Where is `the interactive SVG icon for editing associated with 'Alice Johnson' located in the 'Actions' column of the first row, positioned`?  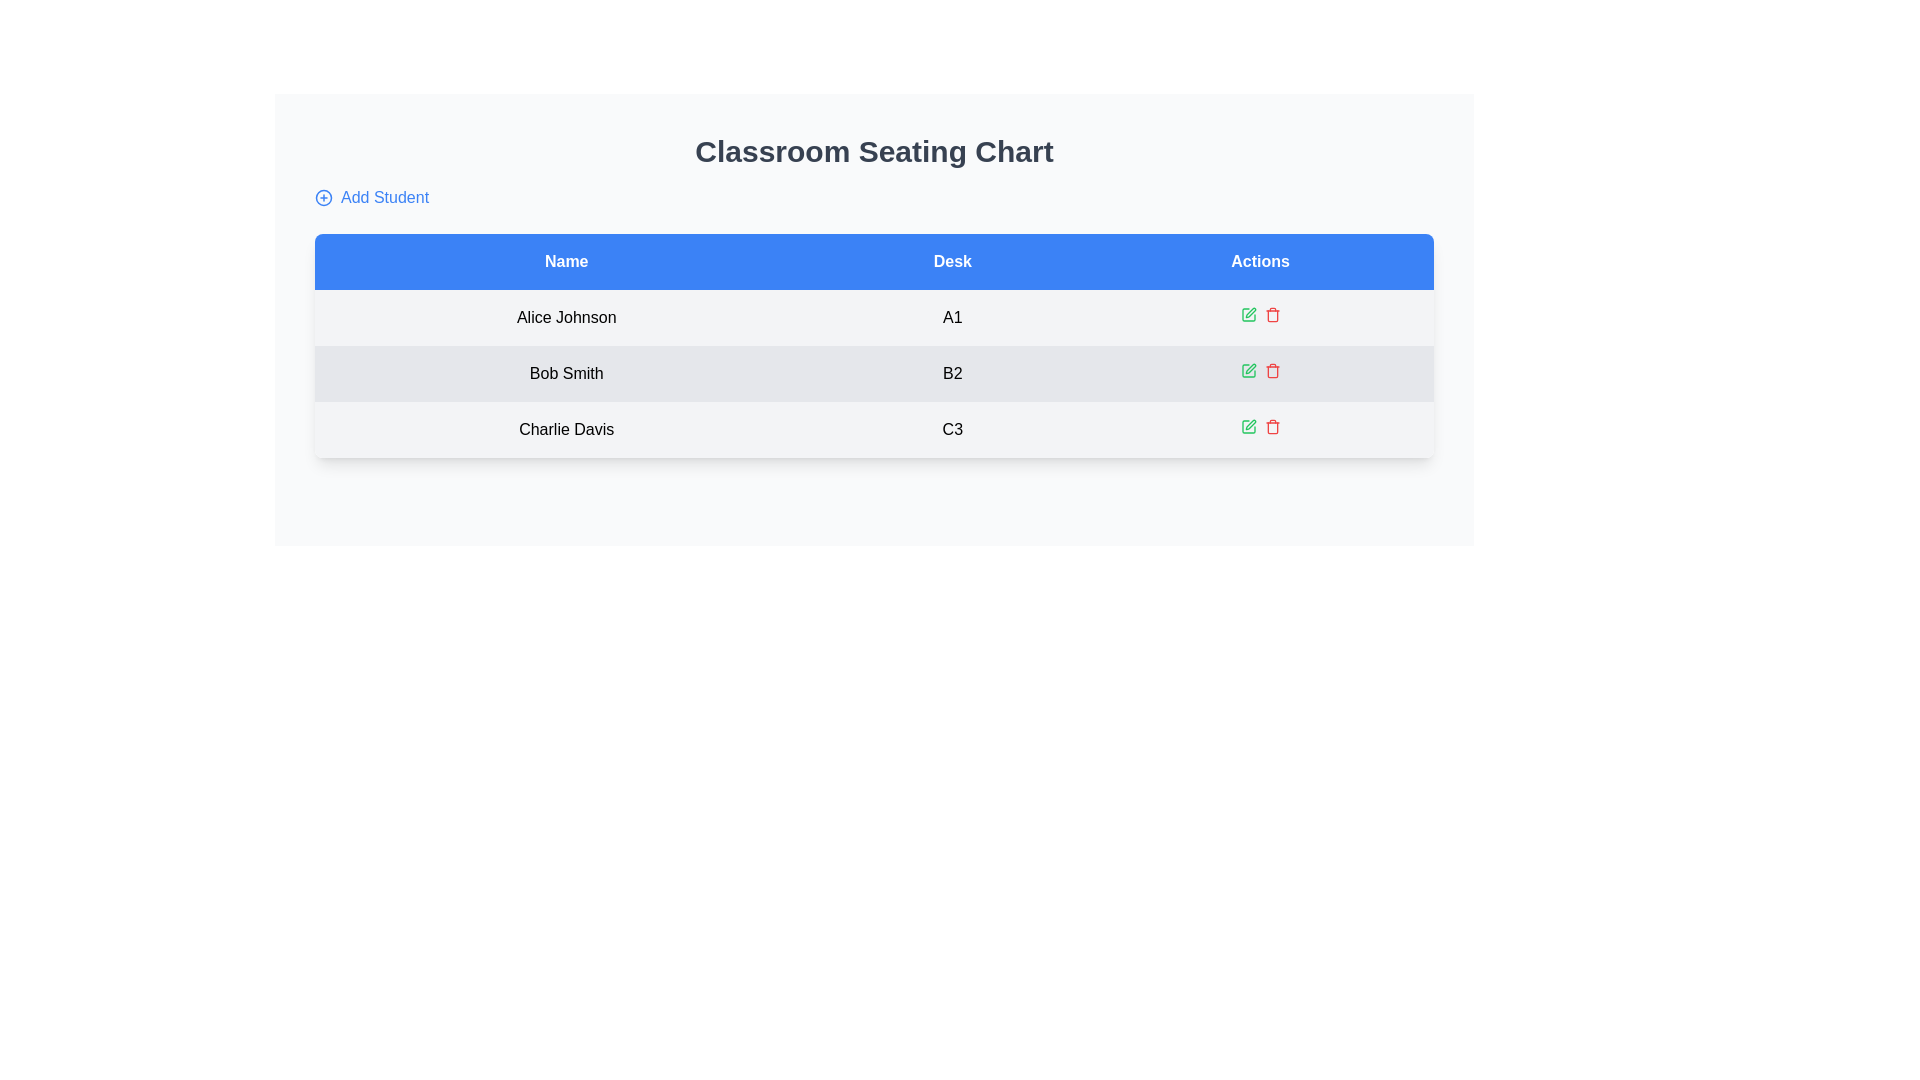 the interactive SVG icon for editing associated with 'Alice Johnson' located in the 'Actions' column of the first row, positioned is located at coordinates (1247, 315).